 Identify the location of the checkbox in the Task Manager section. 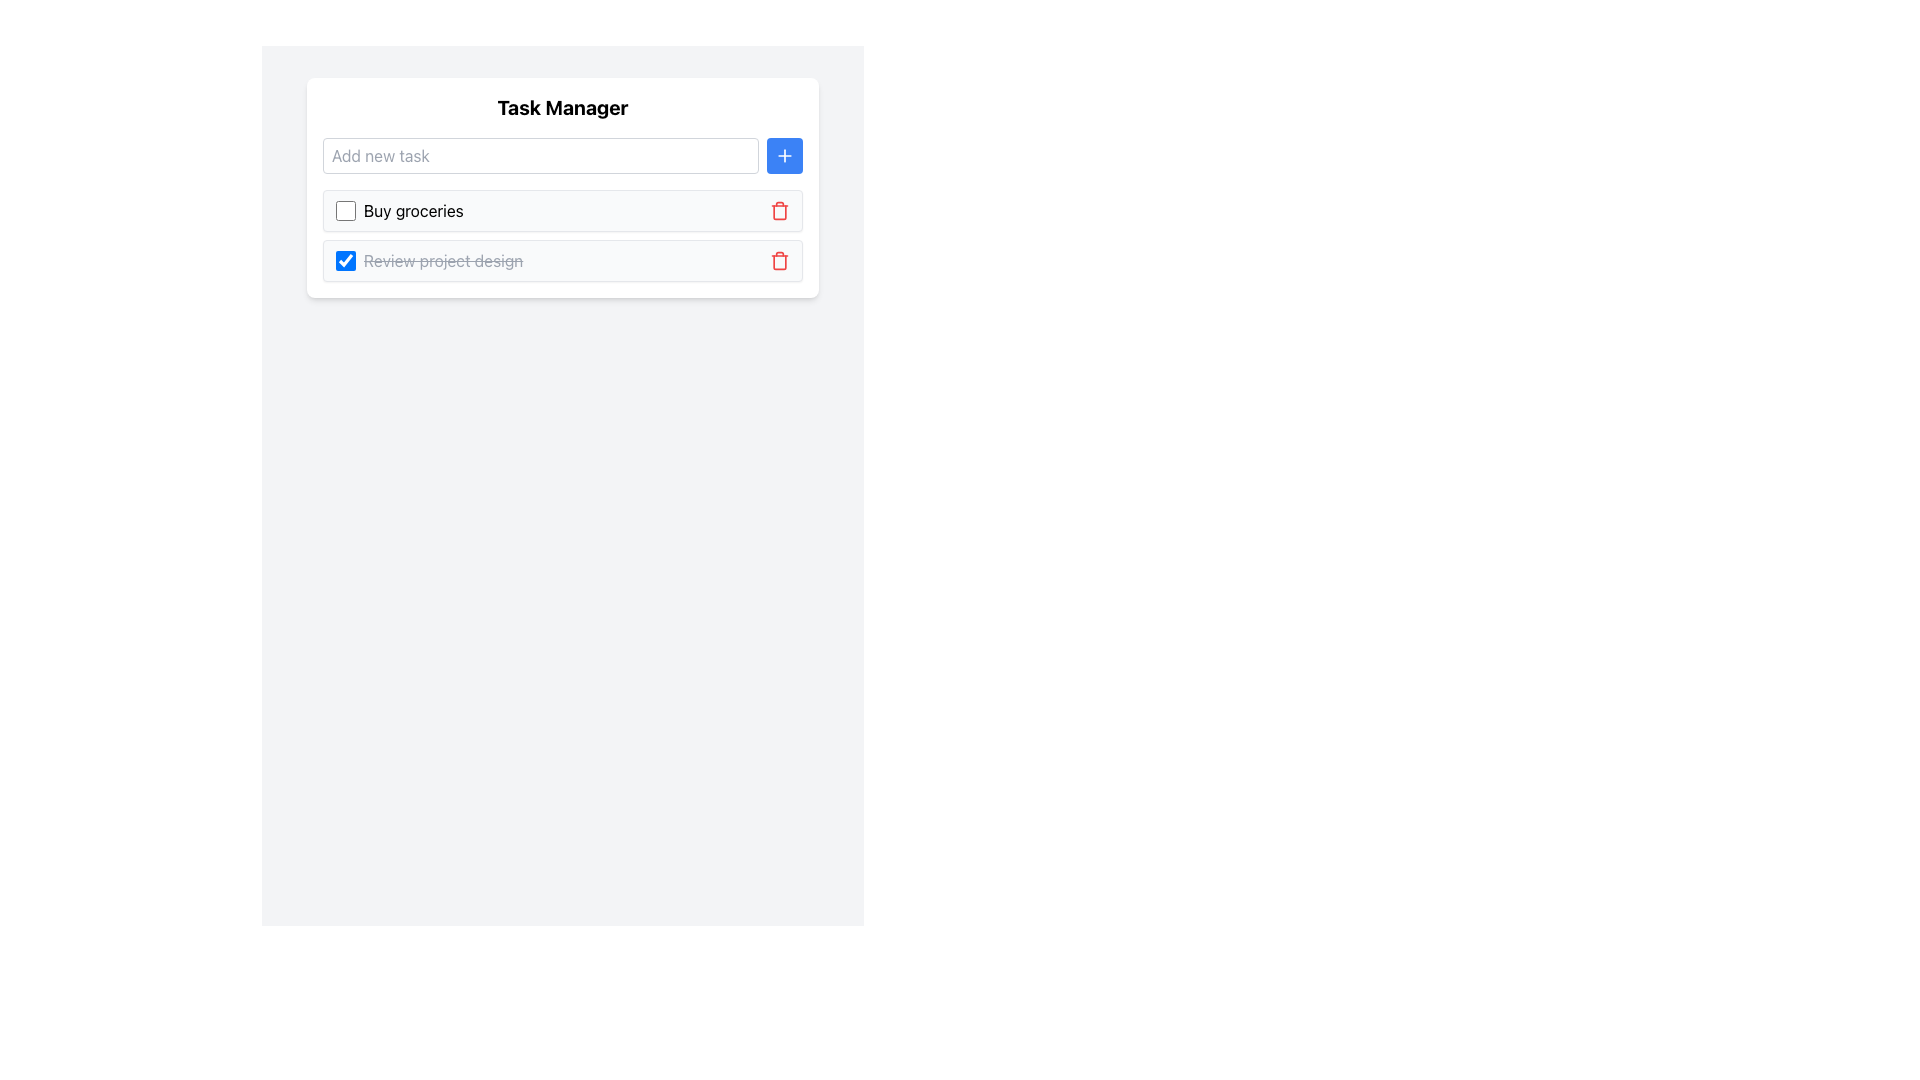
(561, 188).